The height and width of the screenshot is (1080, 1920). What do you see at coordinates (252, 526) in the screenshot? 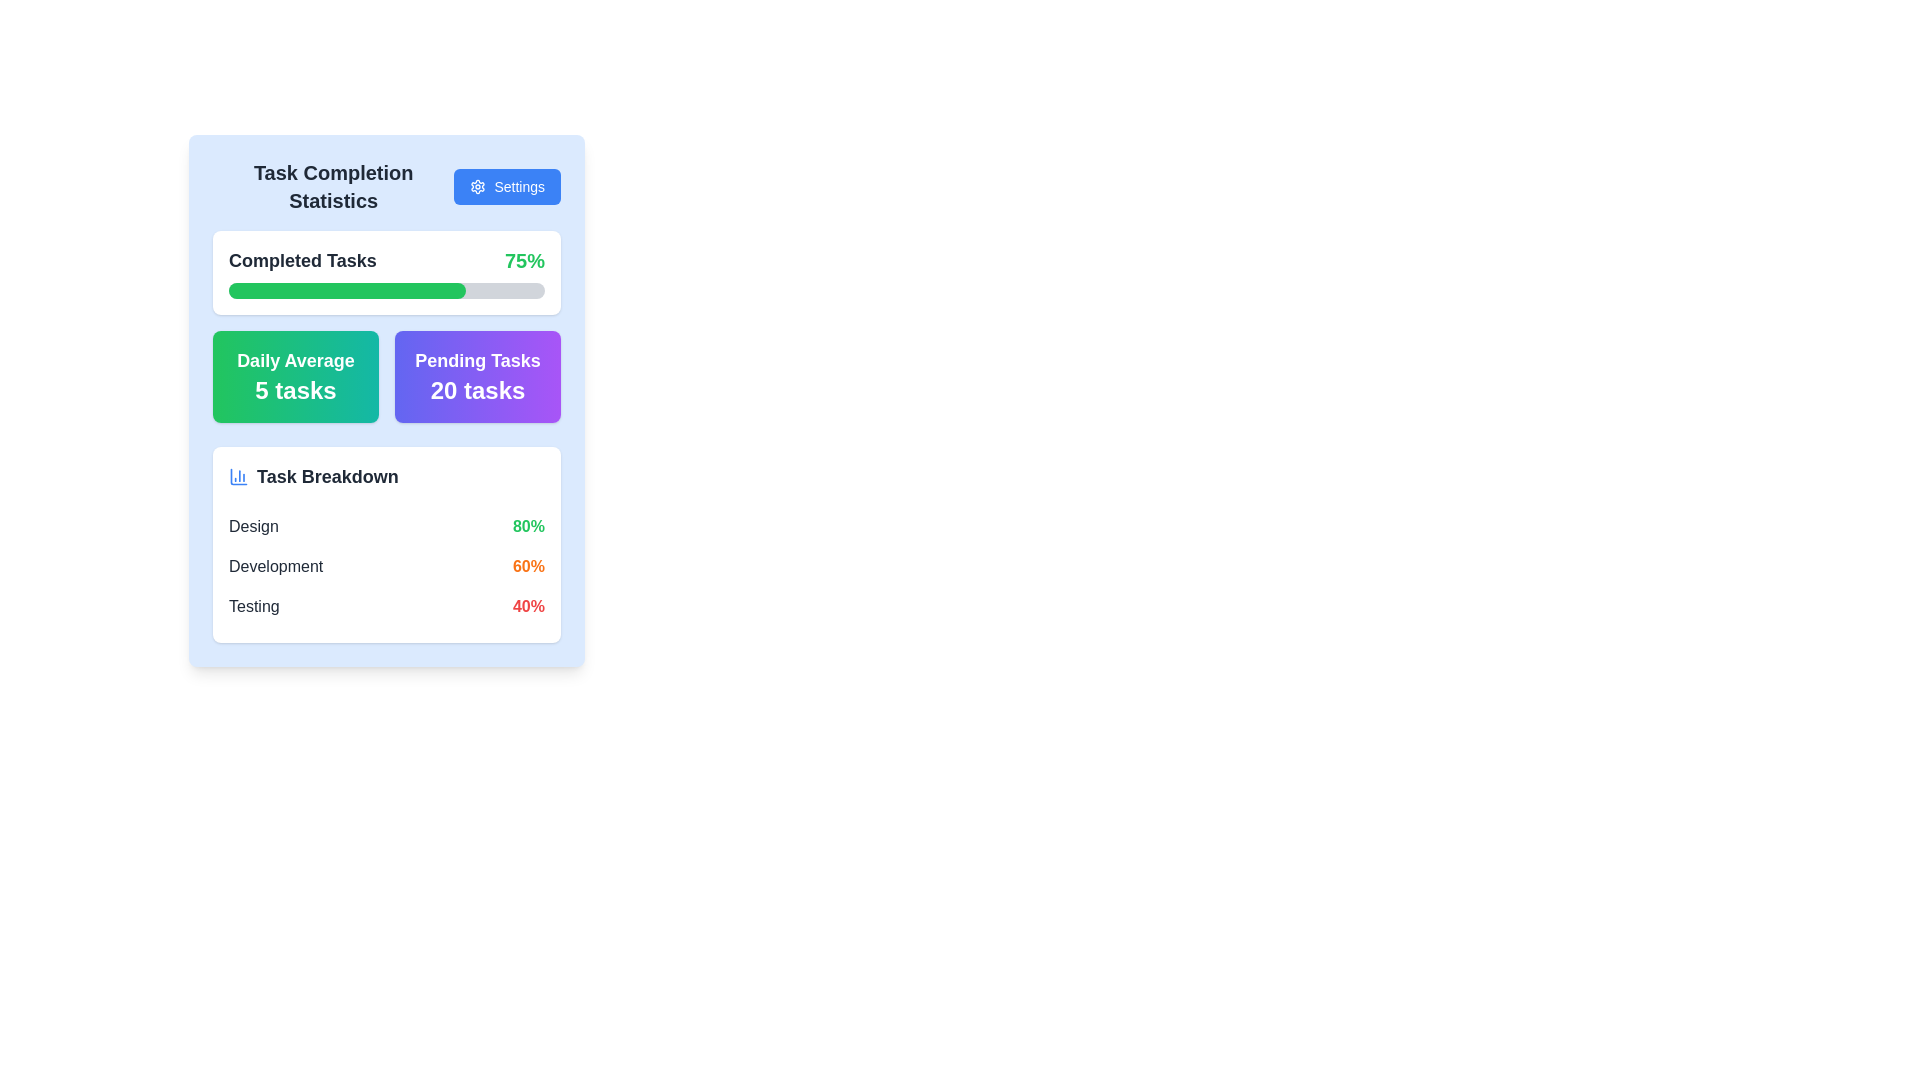
I see `the 'Design' task category label, which is the first element in the vertical list under 'Task Breakdown', aligned with the percentage value '80%'` at bounding box center [252, 526].